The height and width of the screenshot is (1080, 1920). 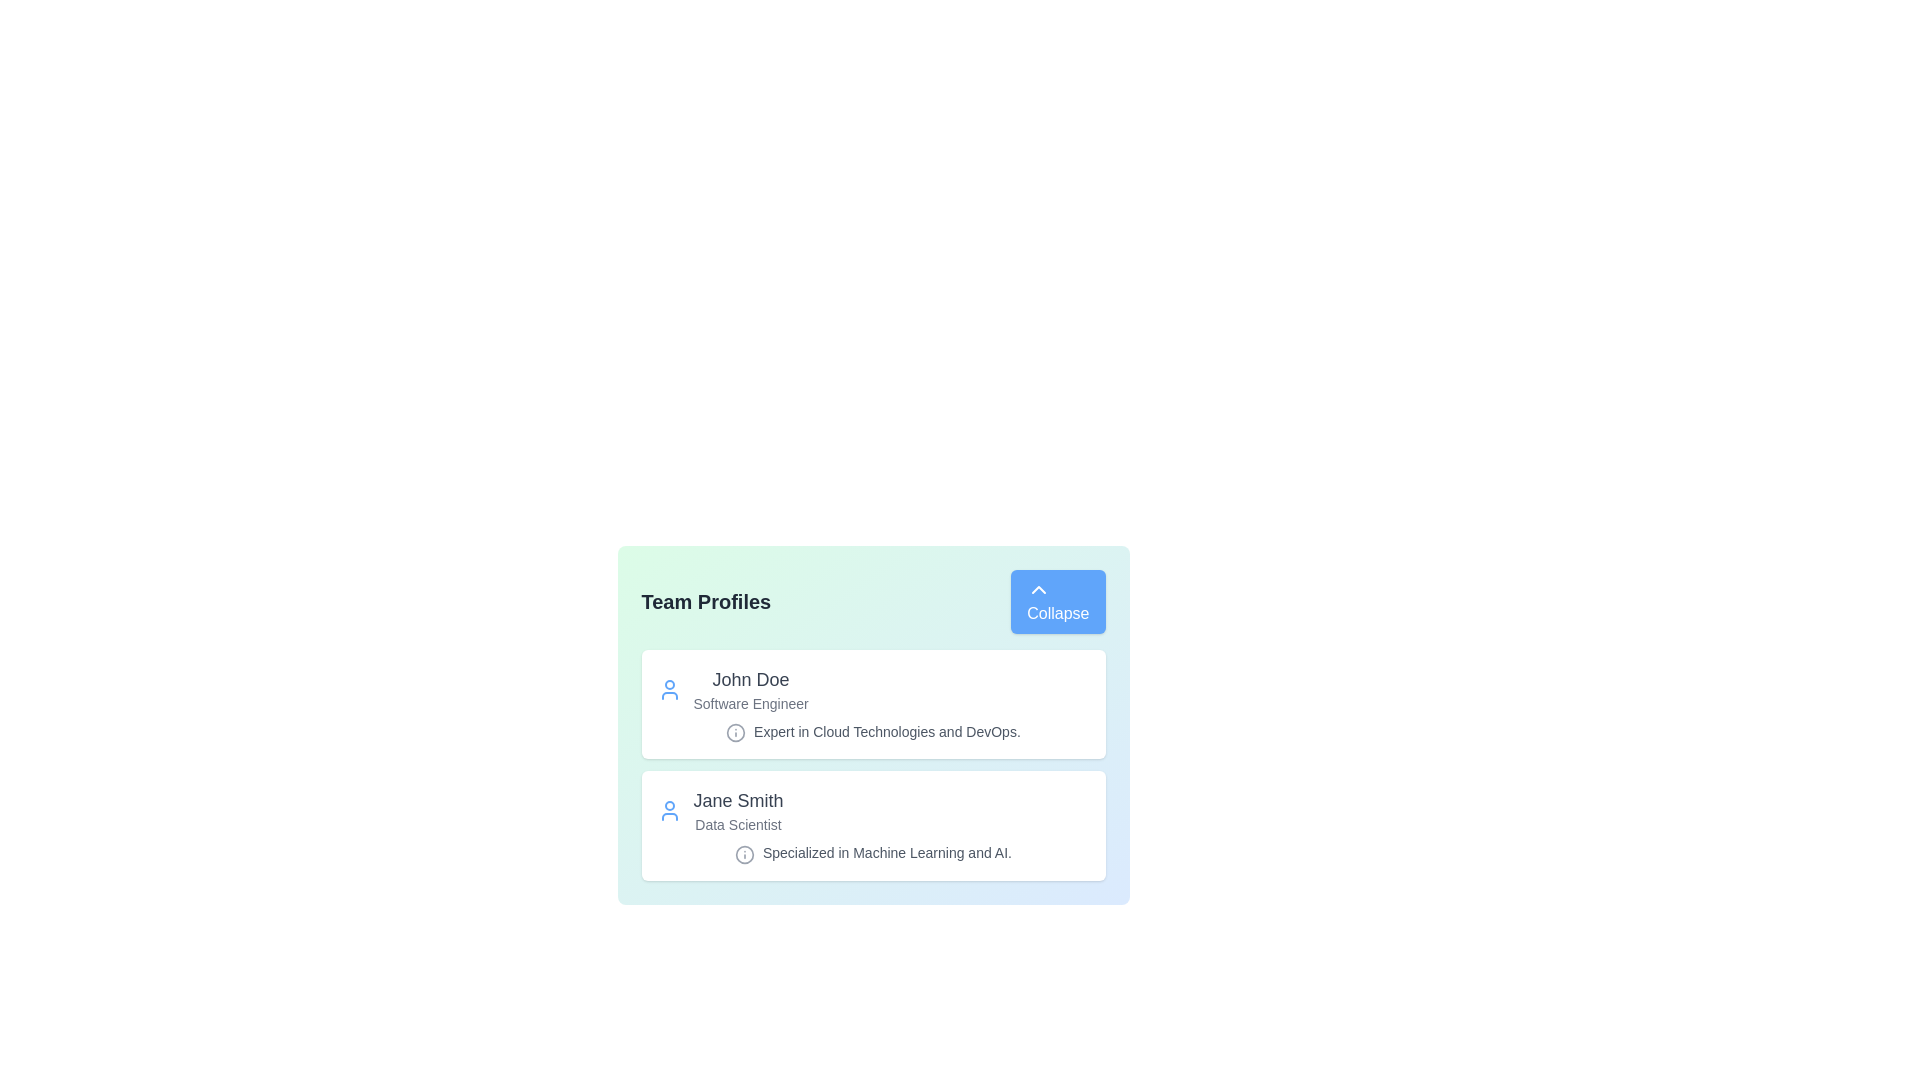 I want to click on the user icon of the profile identified by Jane Smith, so click(x=669, y=811).